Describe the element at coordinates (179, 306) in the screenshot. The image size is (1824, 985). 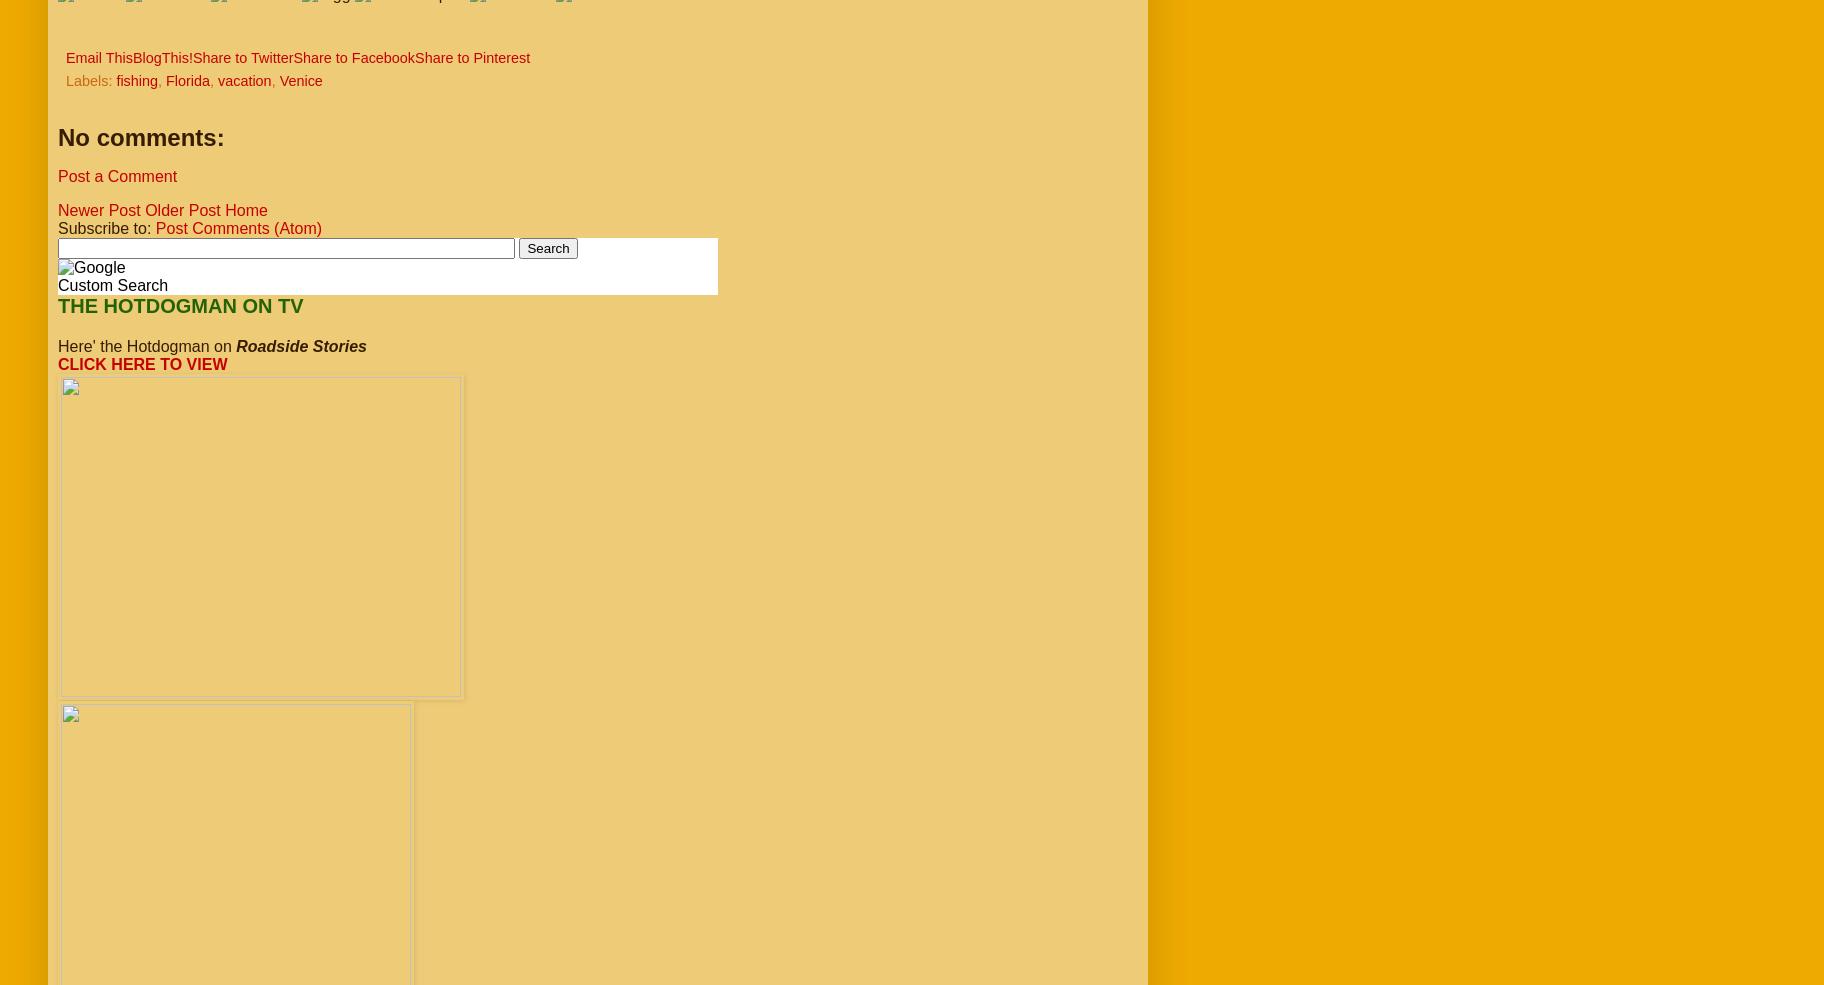
I see `'The Hotdogman on TV'` at that location.